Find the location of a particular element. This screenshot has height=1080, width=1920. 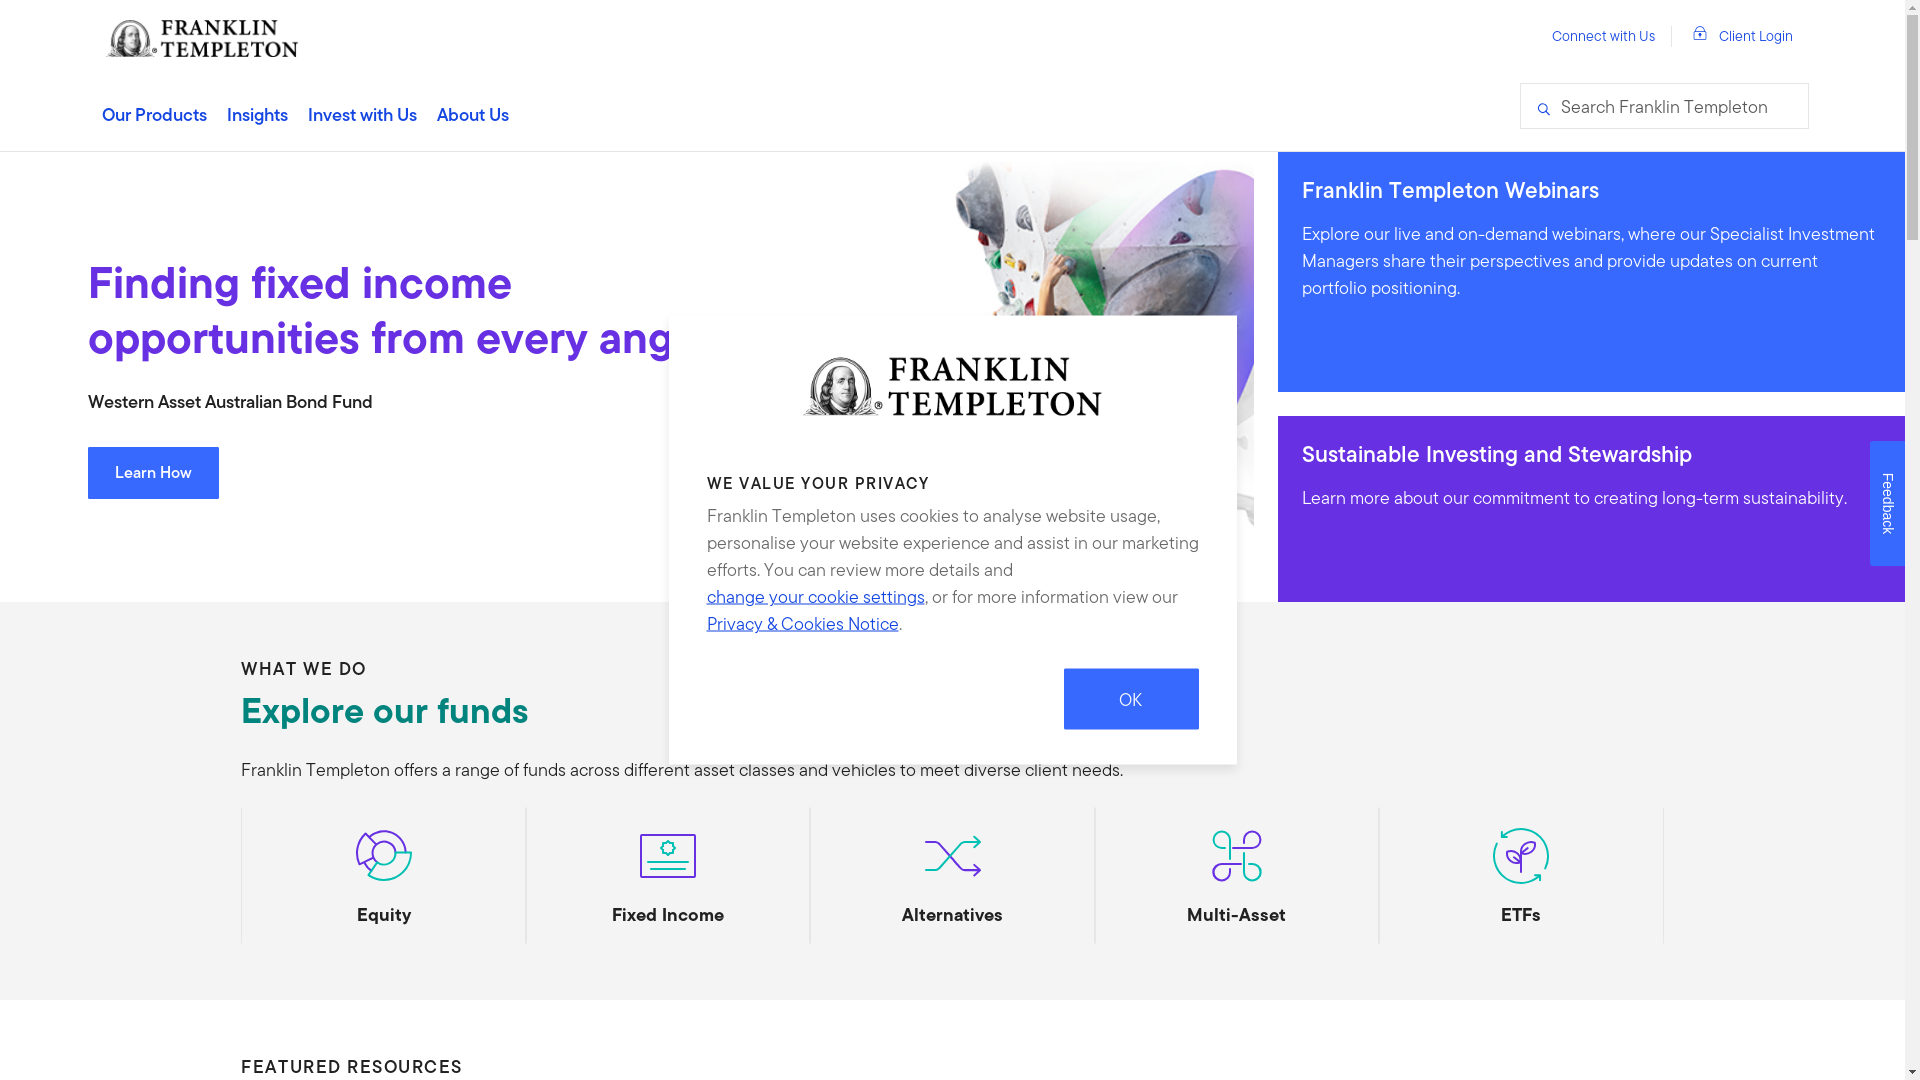

'Our Products' is located at coordinates (95, 114).